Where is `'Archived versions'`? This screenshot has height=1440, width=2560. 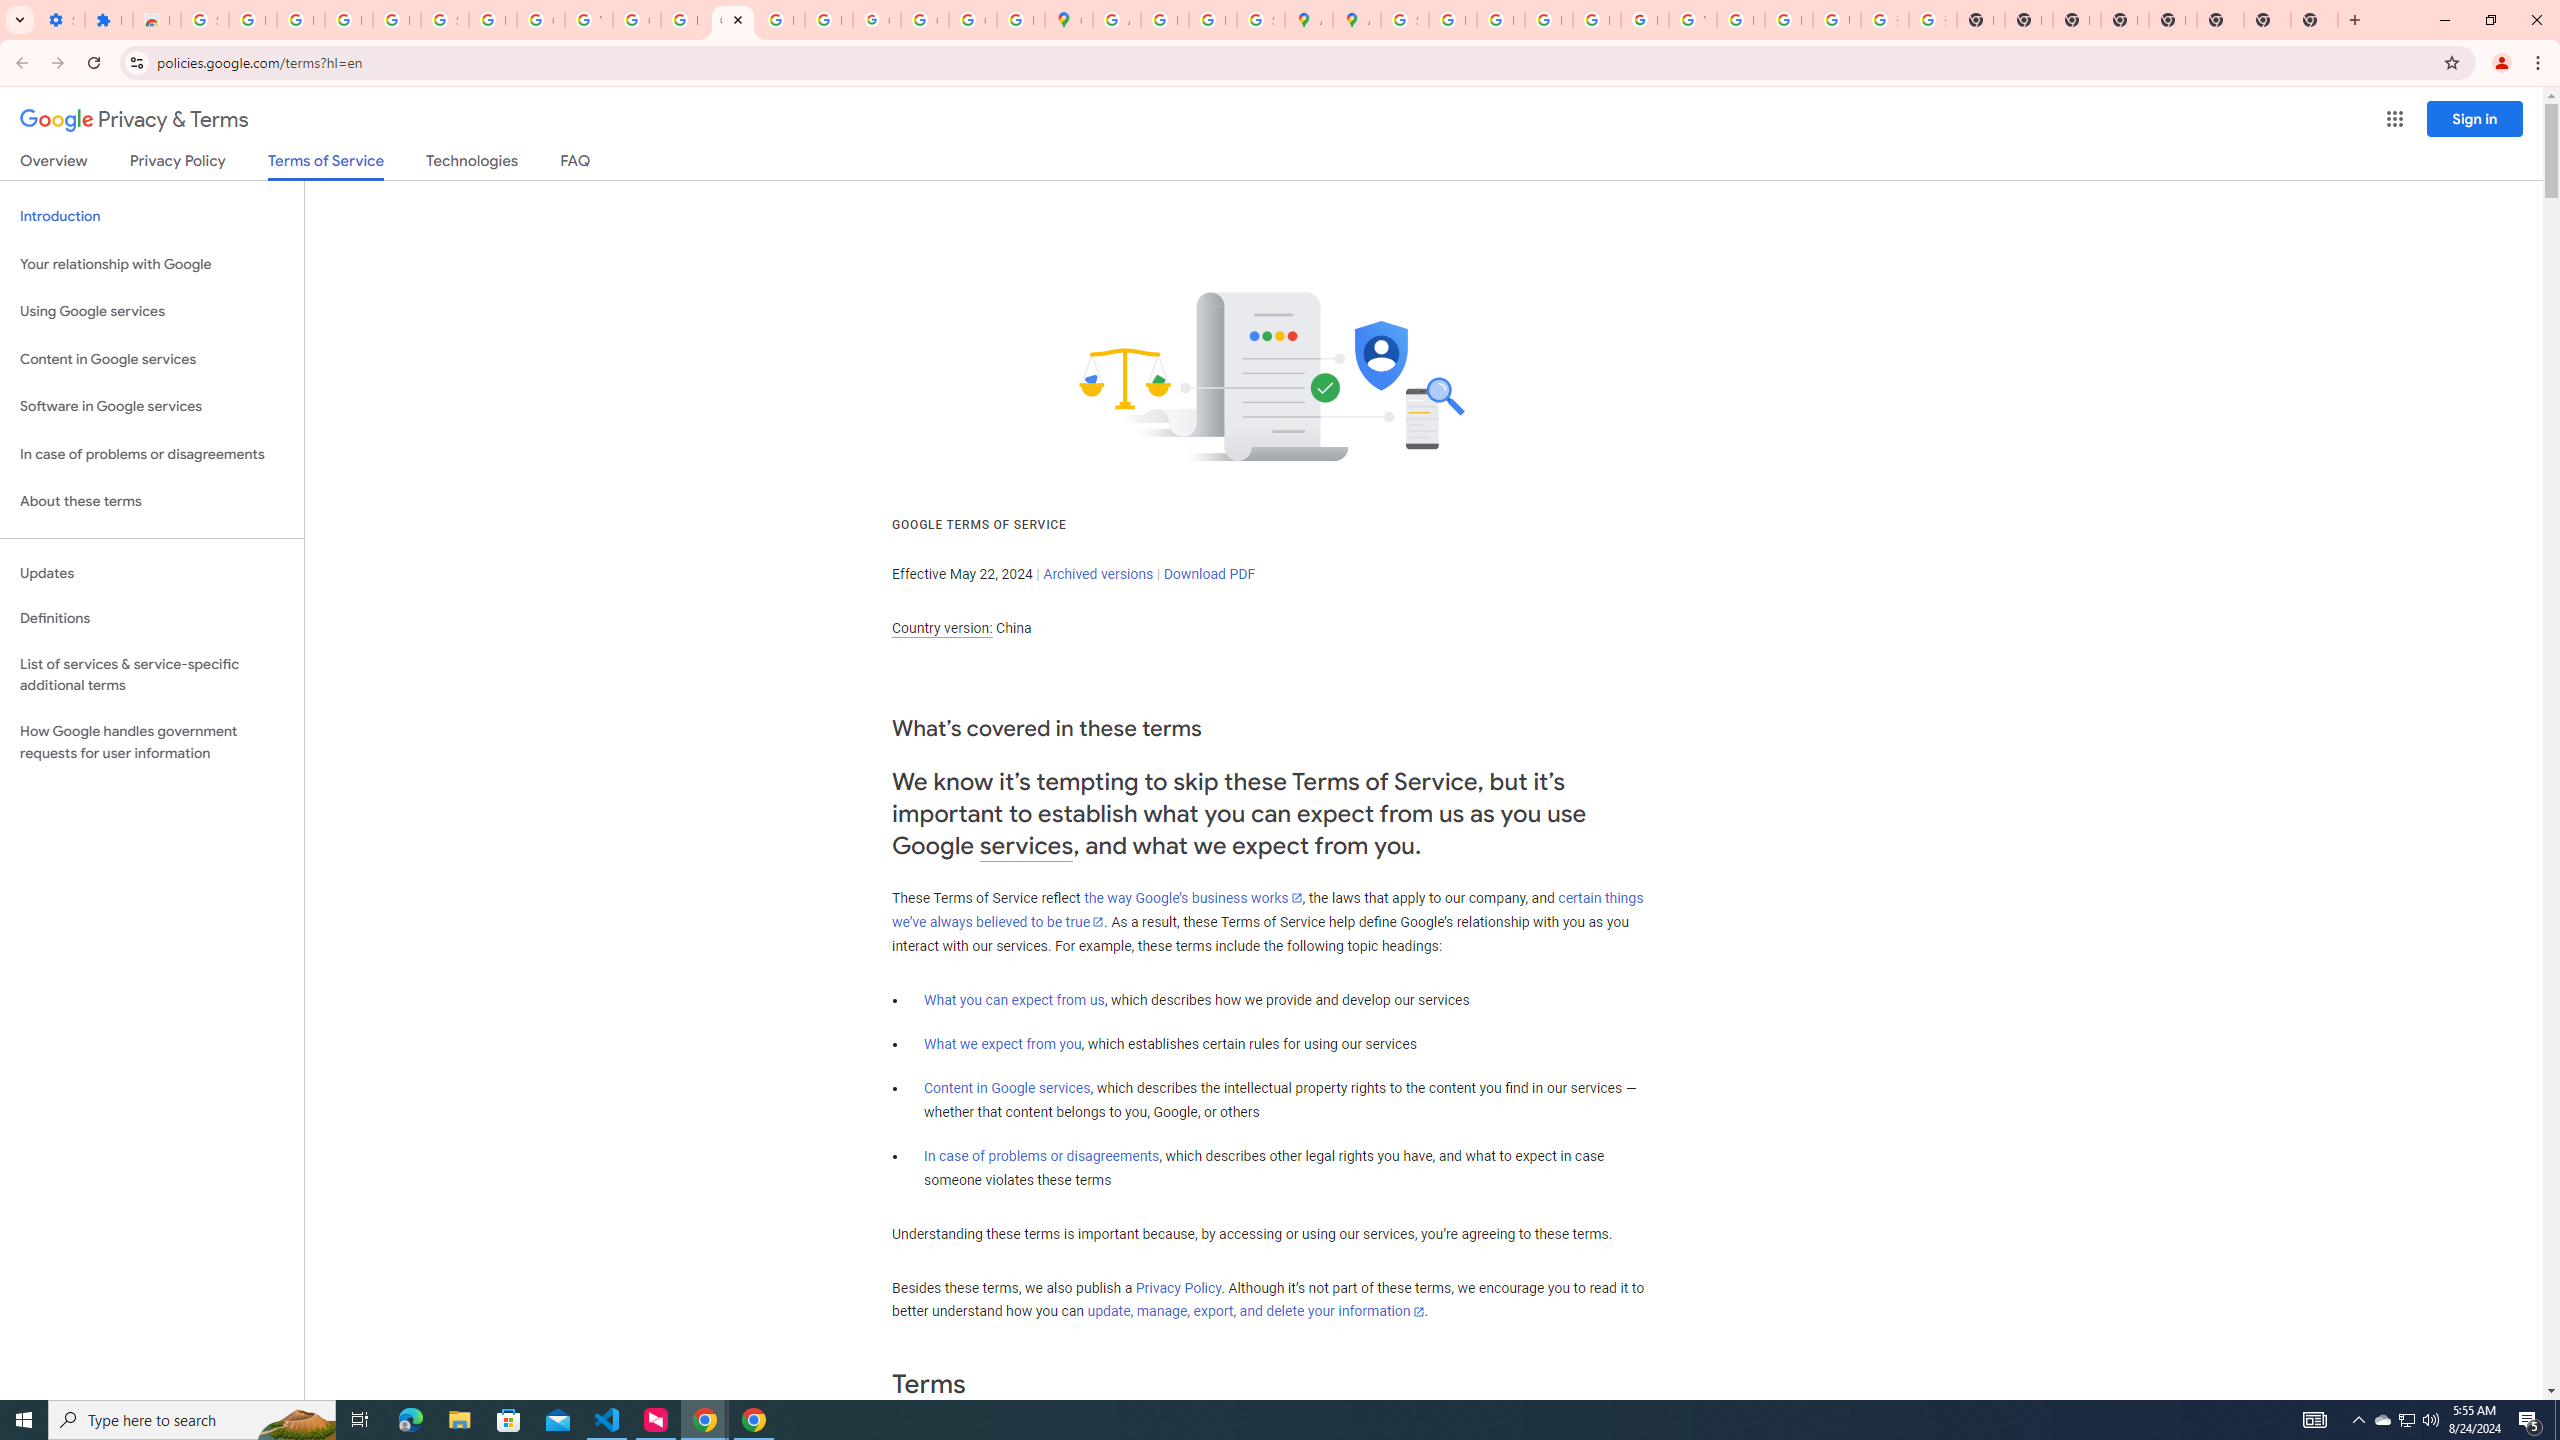 'Archived versions' is located at coordinates (1097, 572).